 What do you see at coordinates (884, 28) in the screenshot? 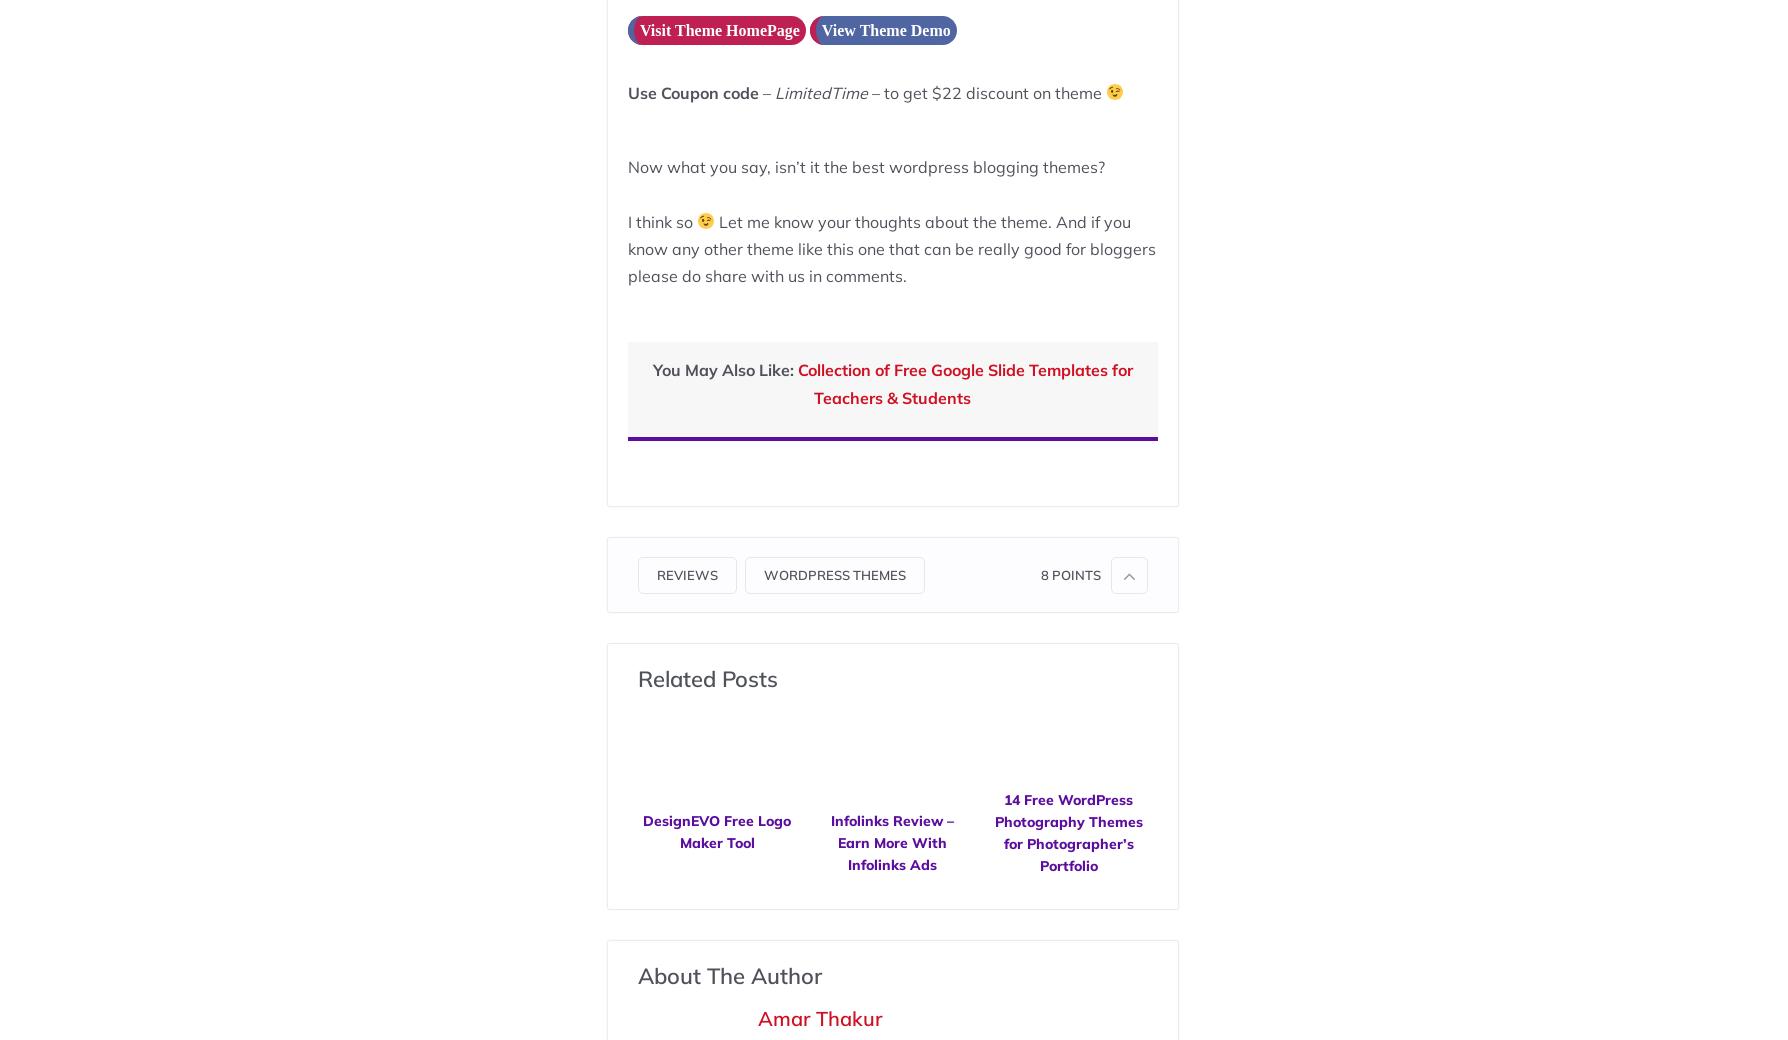
I see `'View Theme Demo'` at bounding box center [884, 28].